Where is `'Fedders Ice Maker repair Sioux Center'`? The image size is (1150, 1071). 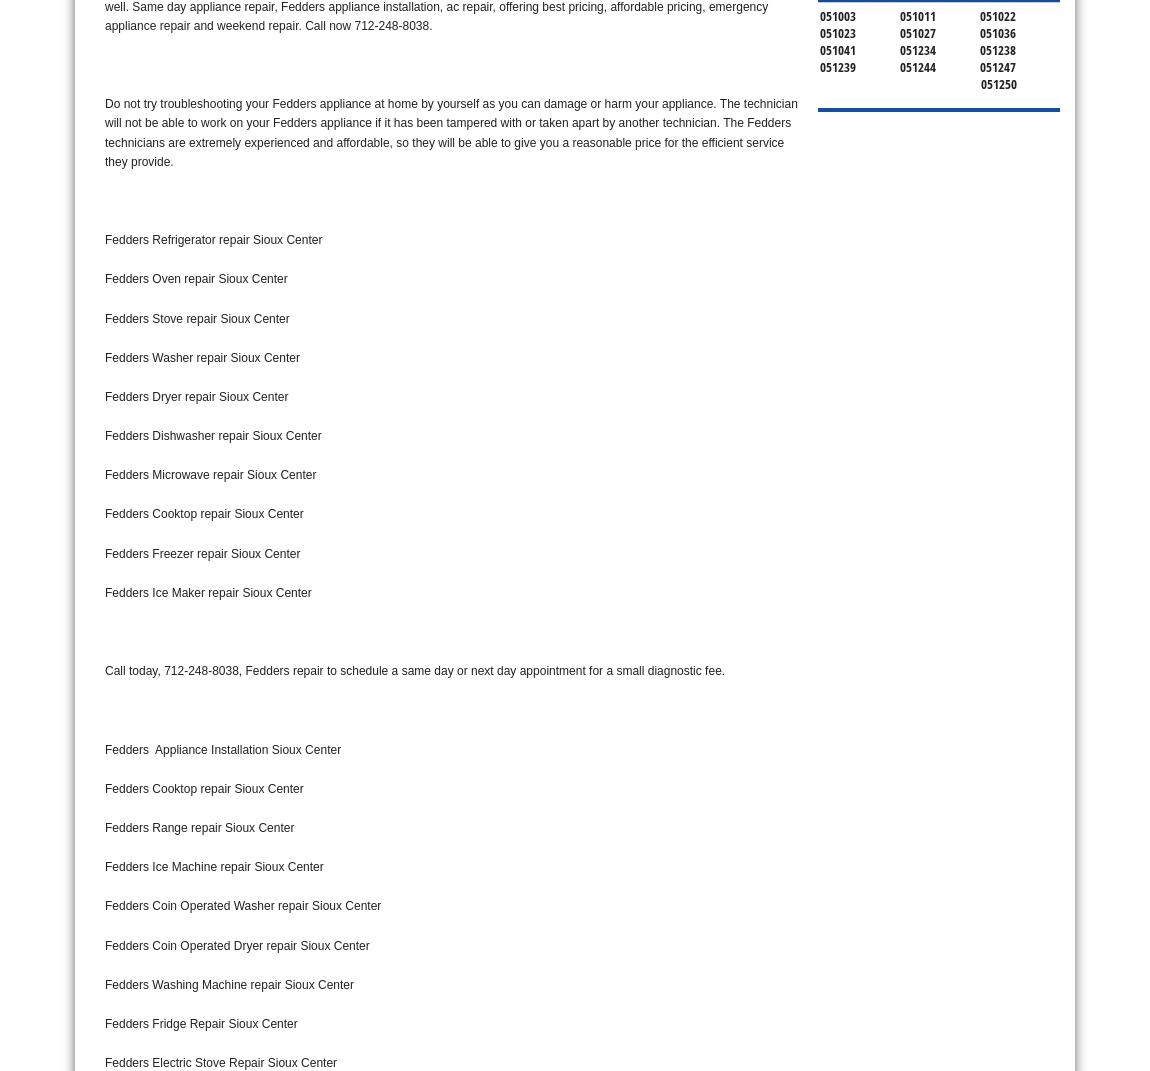 'Fedders Ice Maker repair Sioux Center' is located at coordinates (207, 592).